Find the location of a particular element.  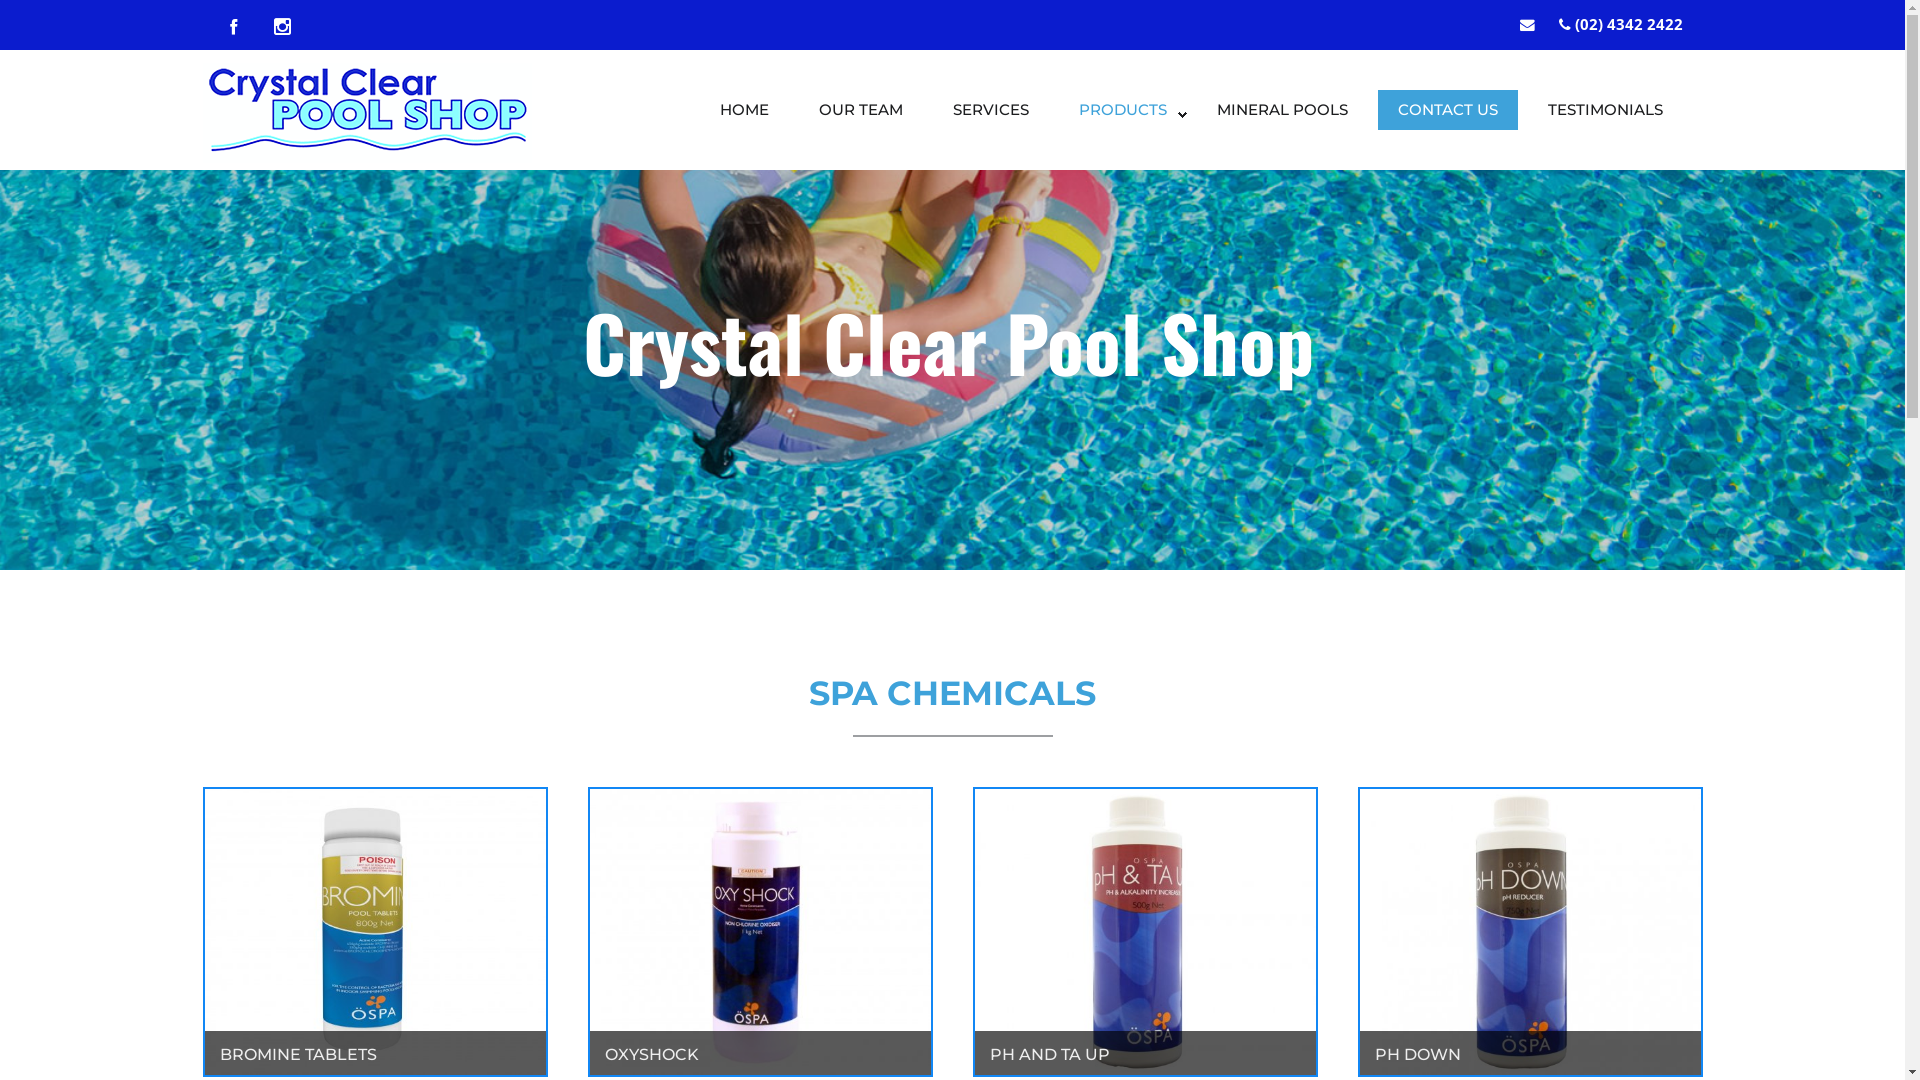

'PH AND TA UP' is located at coordinates (989, 1053).